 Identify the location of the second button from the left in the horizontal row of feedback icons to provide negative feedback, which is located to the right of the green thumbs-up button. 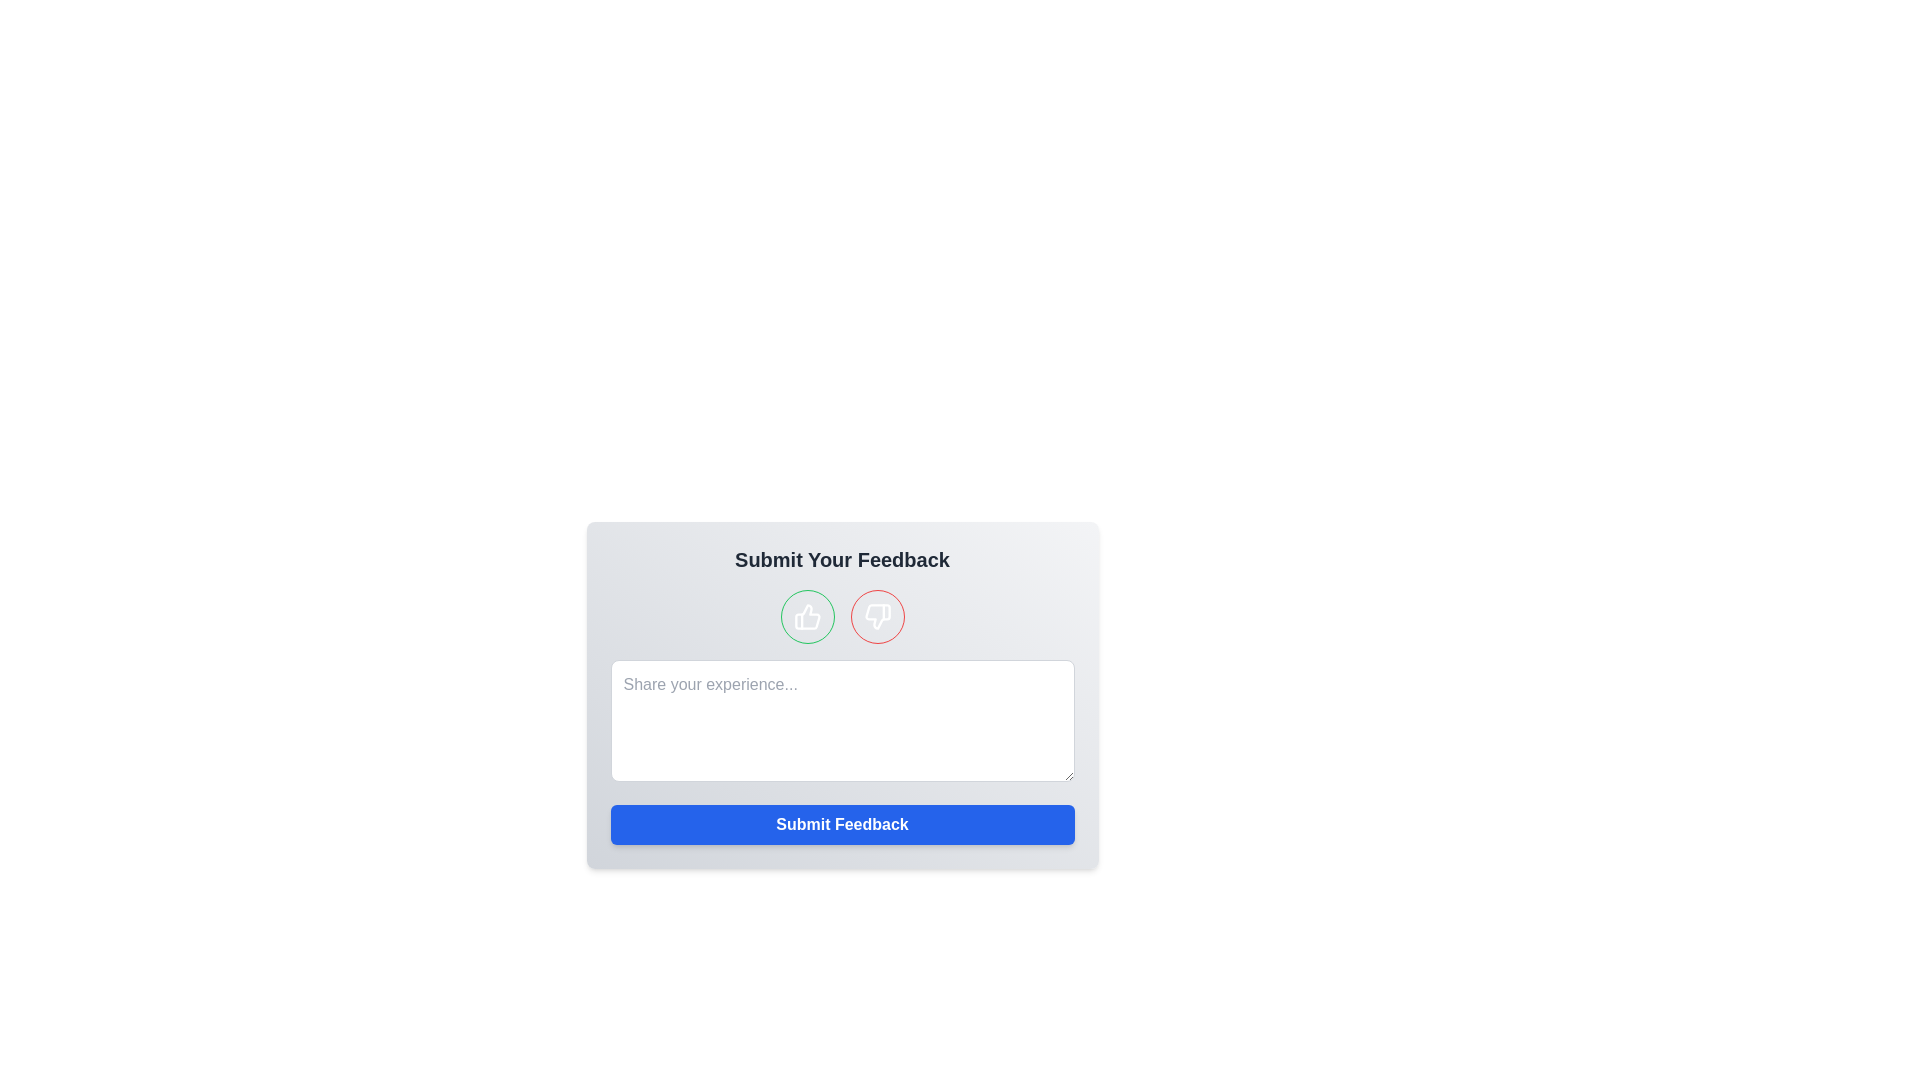
(877, 616).